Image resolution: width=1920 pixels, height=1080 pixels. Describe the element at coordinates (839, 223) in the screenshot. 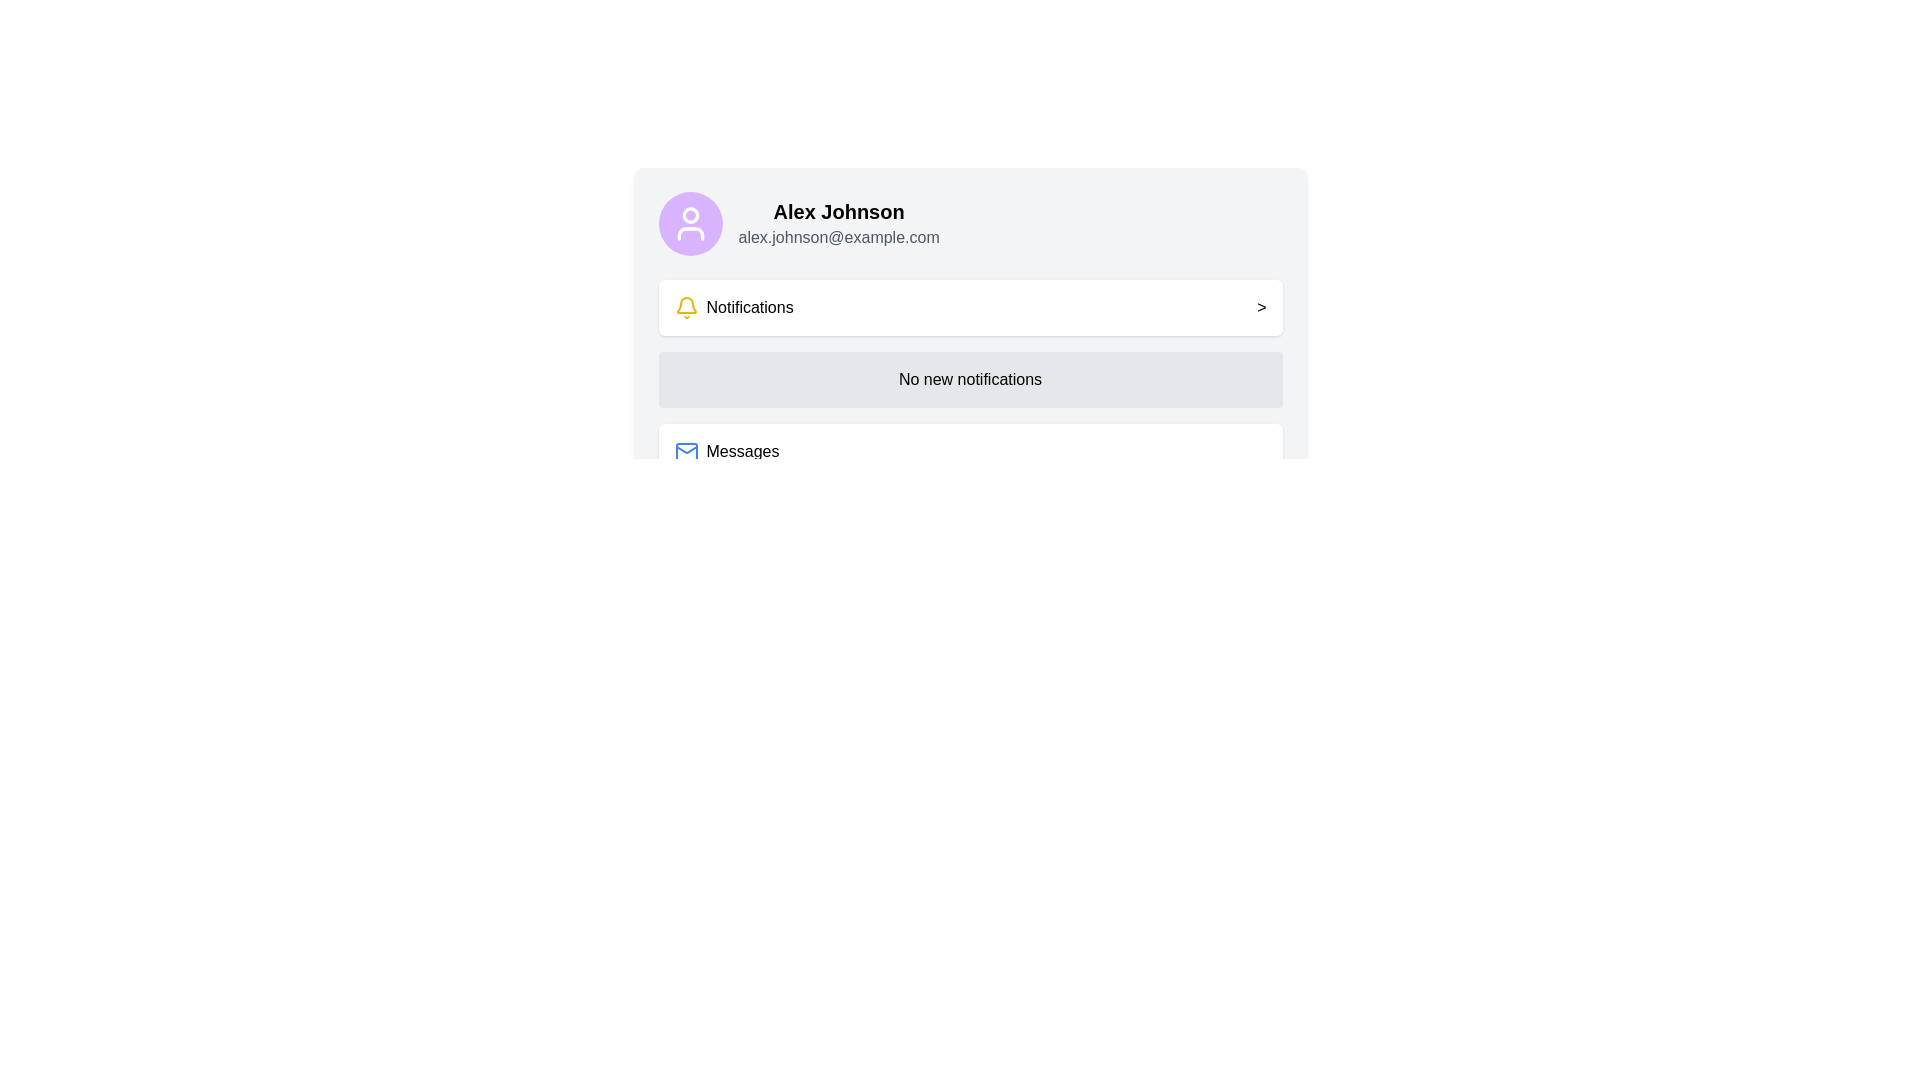

I see `the user information header that displays the user's name and email address, located to the right of a circular avatar icon with a purple background` at that location.